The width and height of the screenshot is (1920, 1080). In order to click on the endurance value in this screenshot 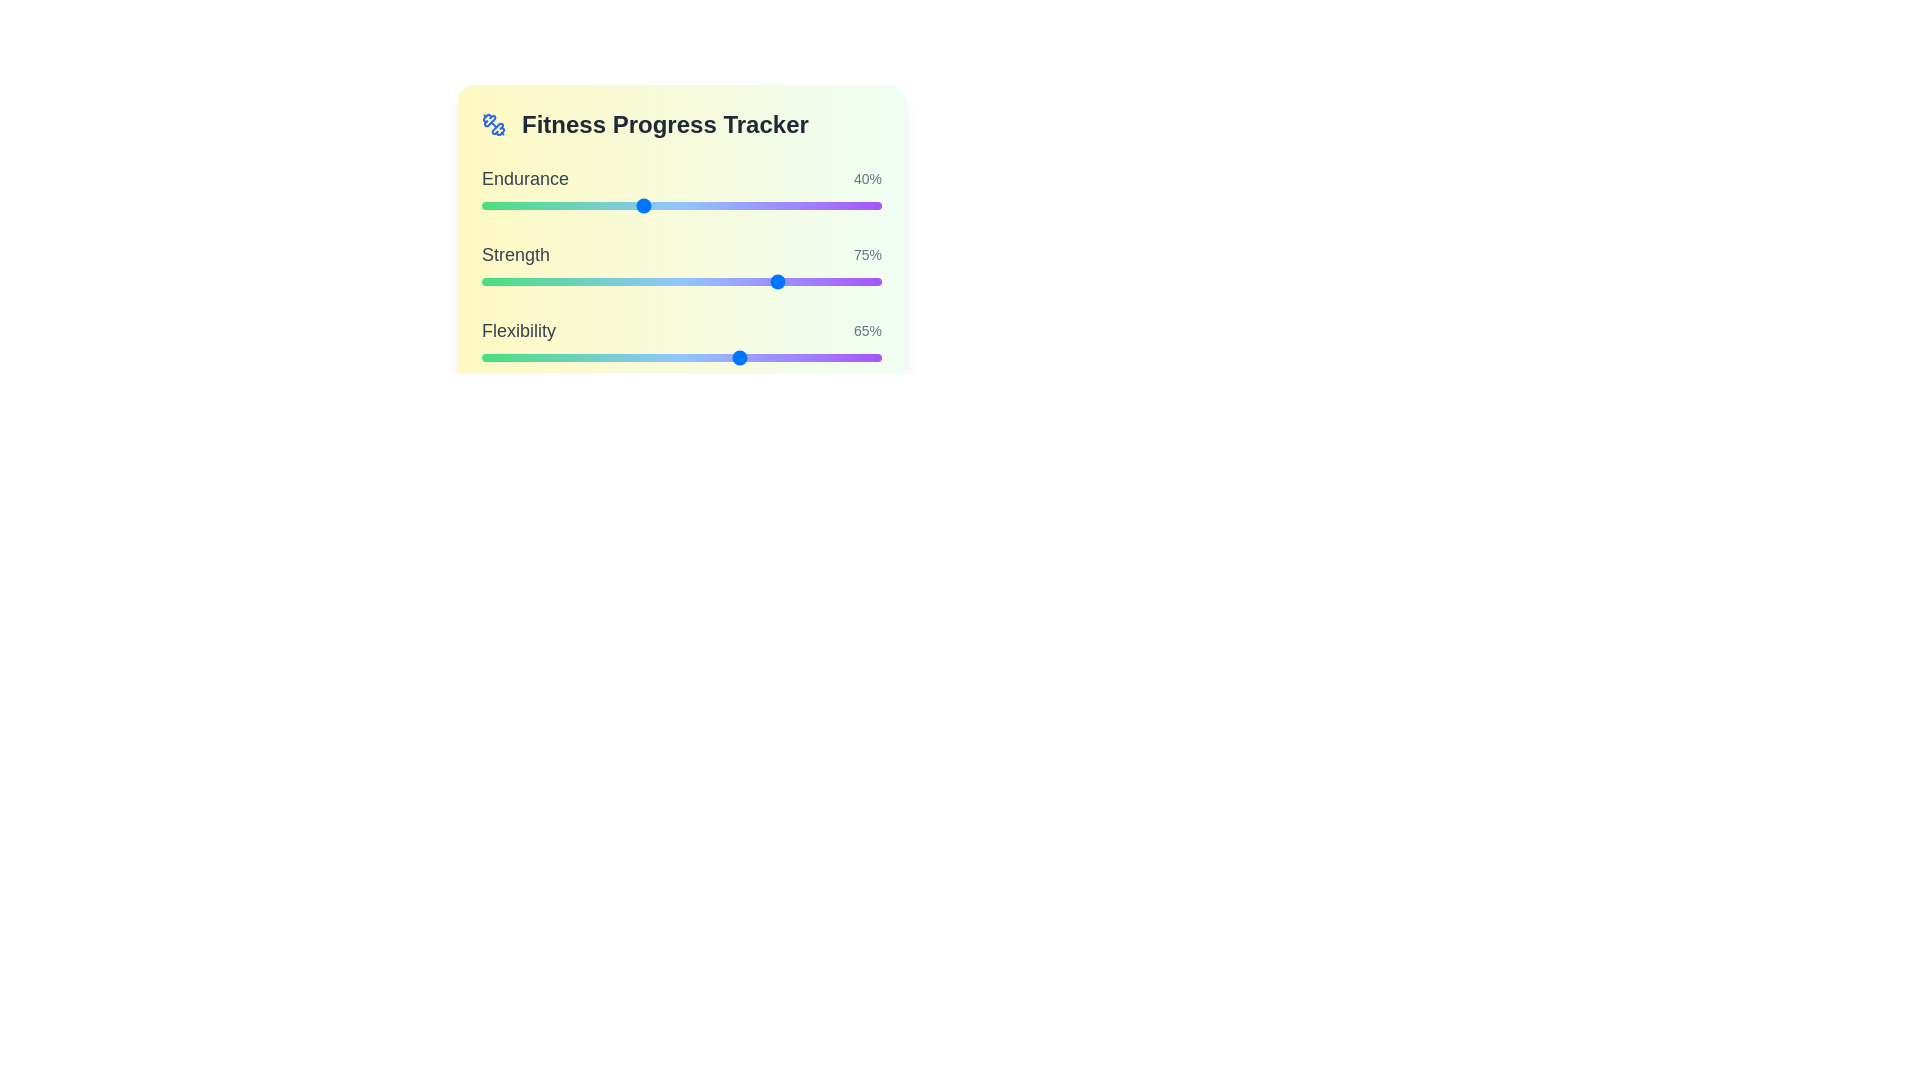, I will do `click(560, 205)`.